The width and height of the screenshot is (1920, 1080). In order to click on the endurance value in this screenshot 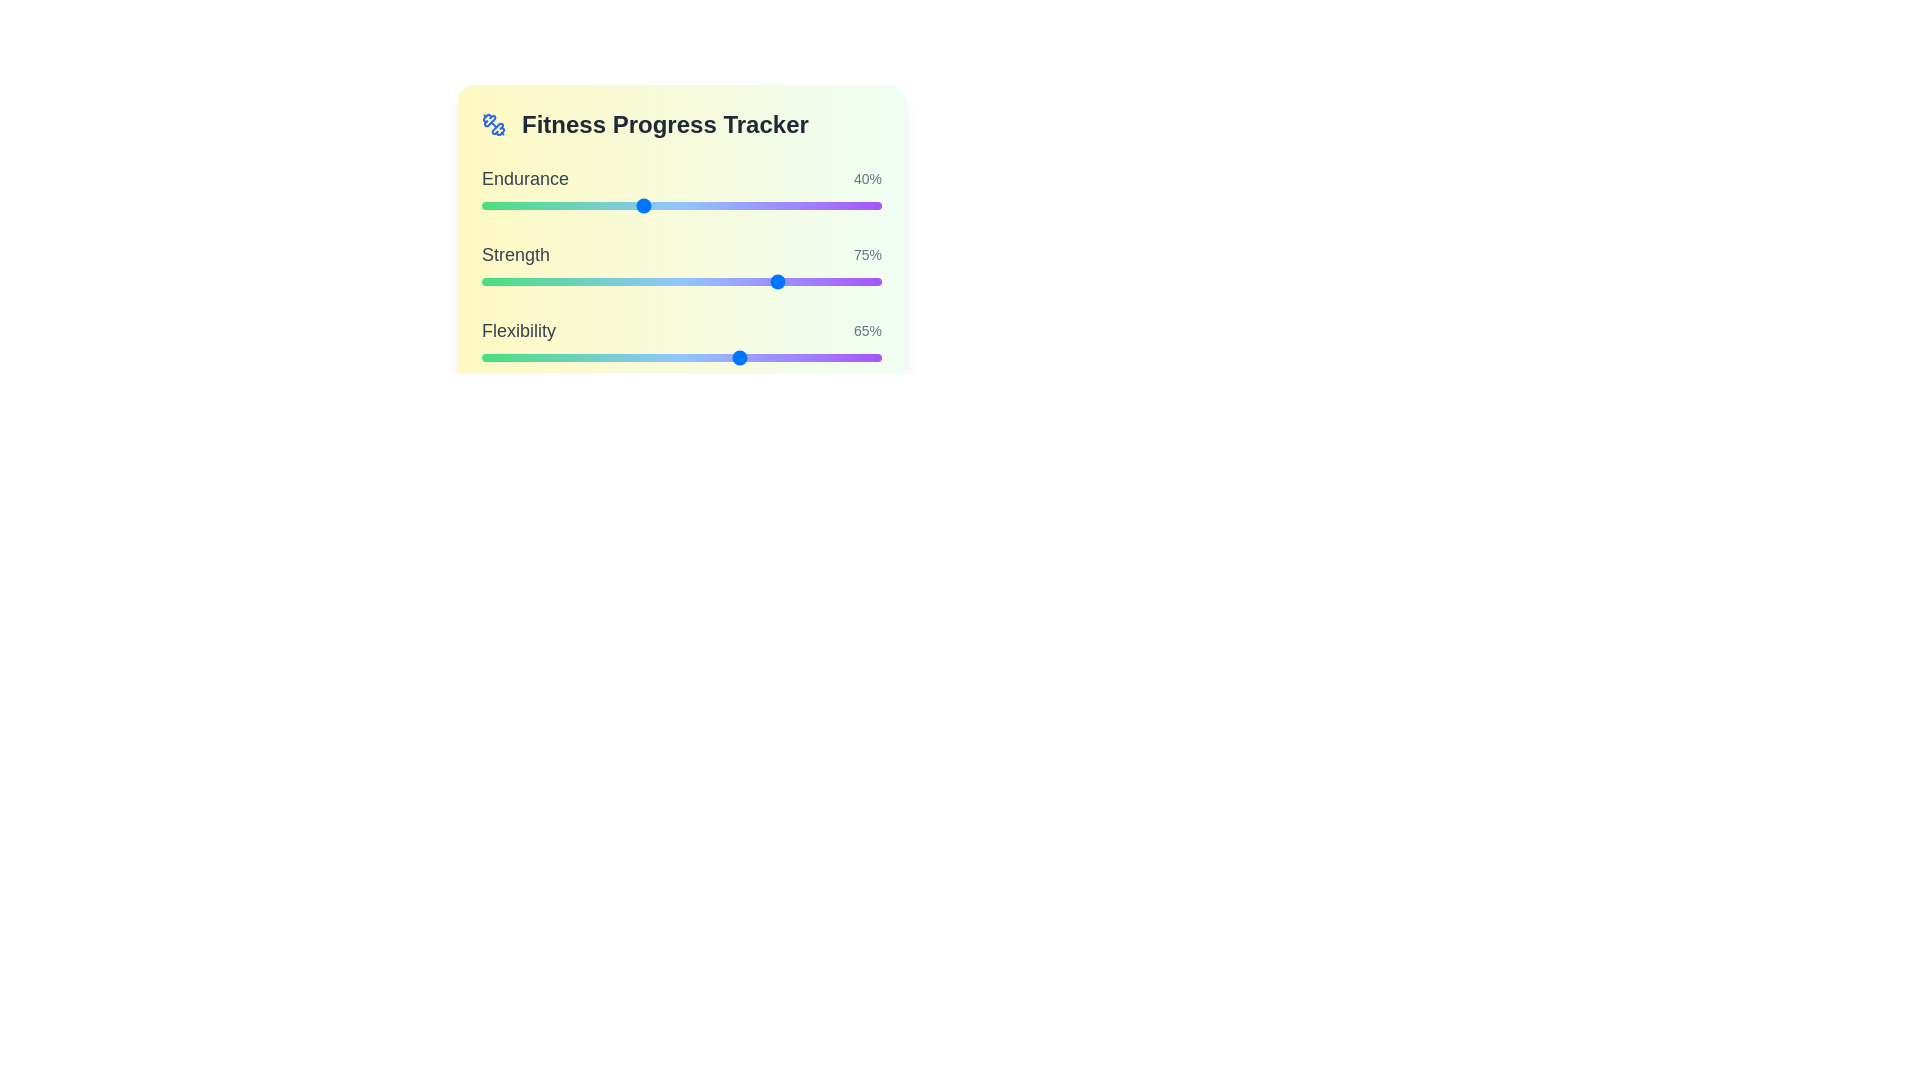, I will do `click(560, 205)`.